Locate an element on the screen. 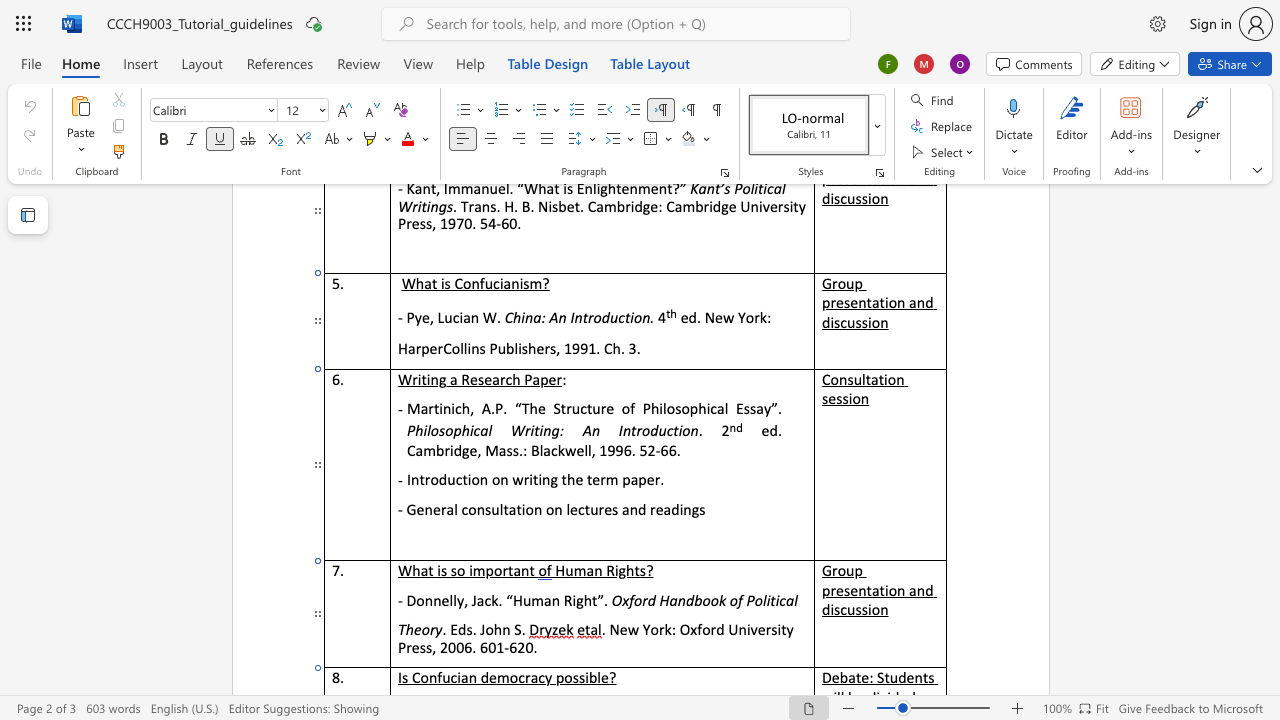  the space between the continuous character "R" and "i" in the text is located at coordinates (570, 599).